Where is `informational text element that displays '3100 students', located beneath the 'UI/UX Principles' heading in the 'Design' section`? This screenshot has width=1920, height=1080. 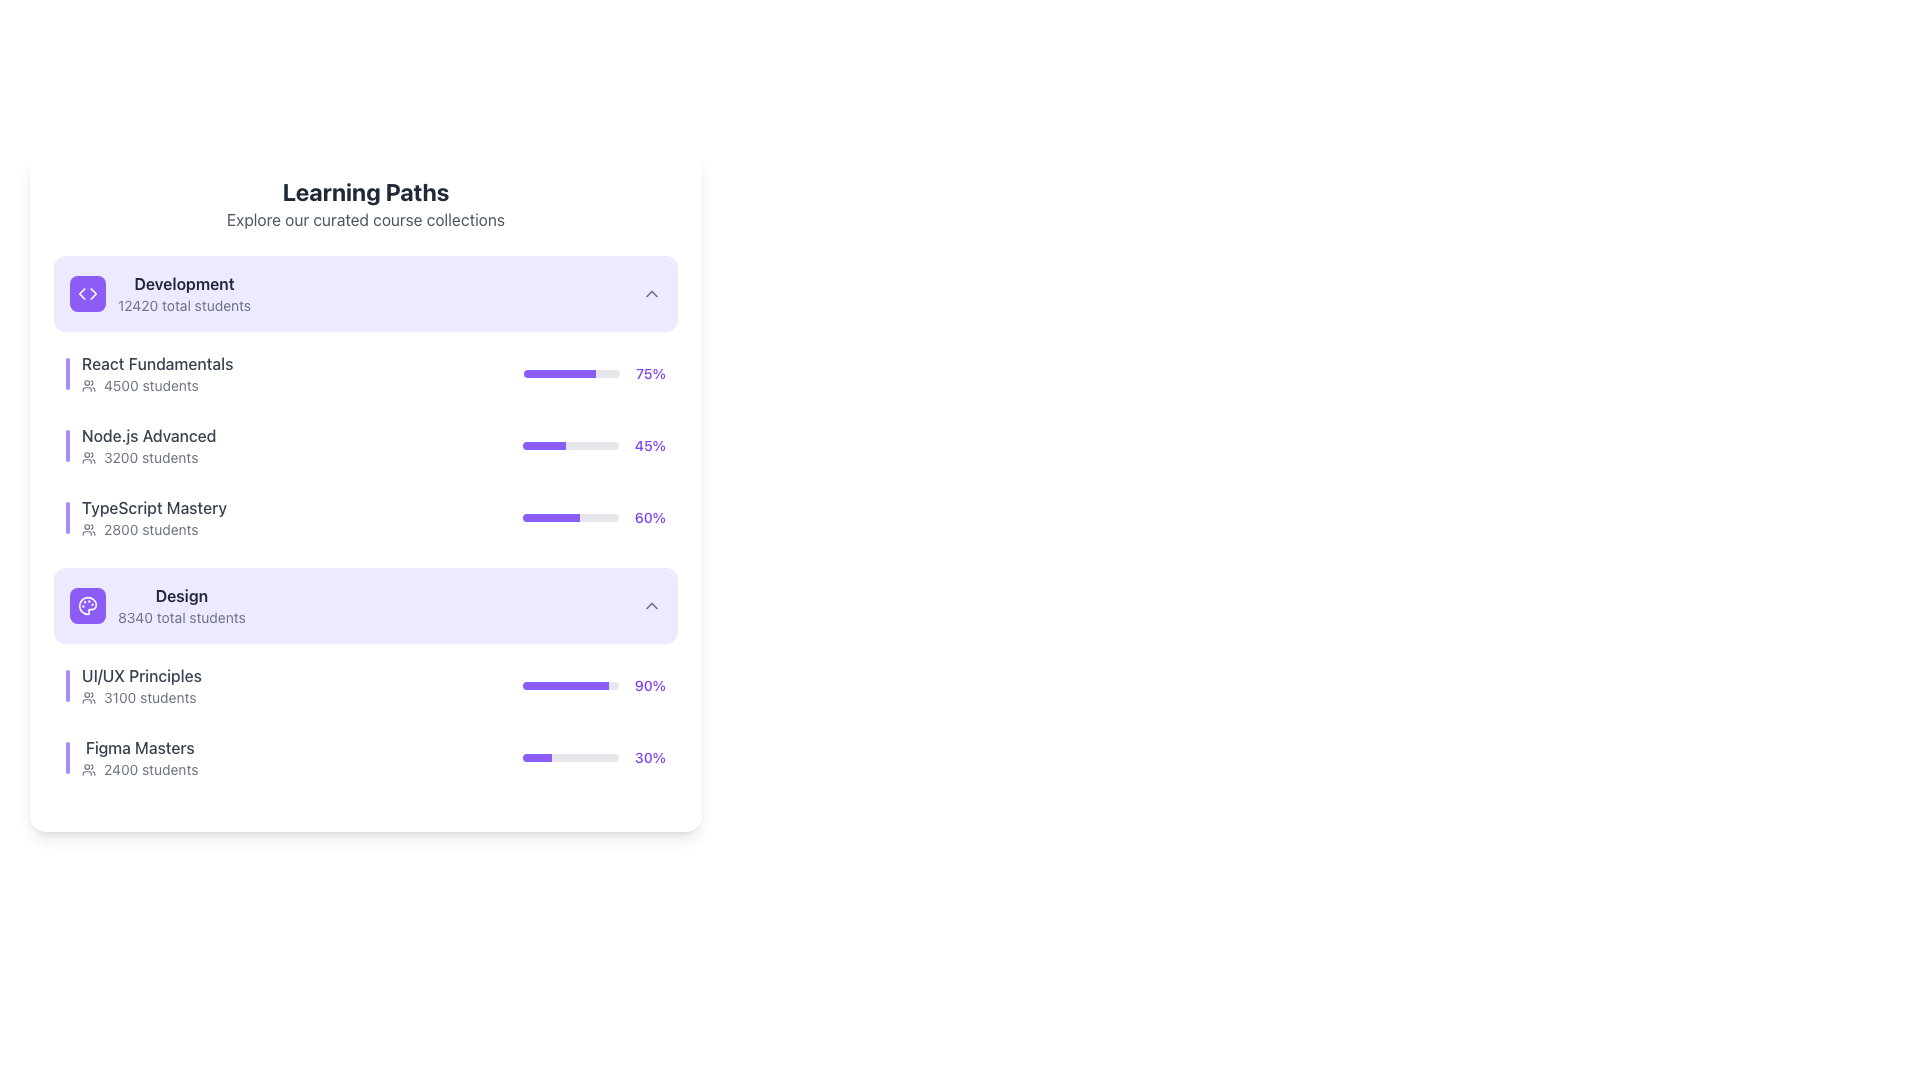
informational text element that displays '3100 students', located beneath the 'UI/UX Principles' heading in the 'Design' section is located at coordinates (149, 697).